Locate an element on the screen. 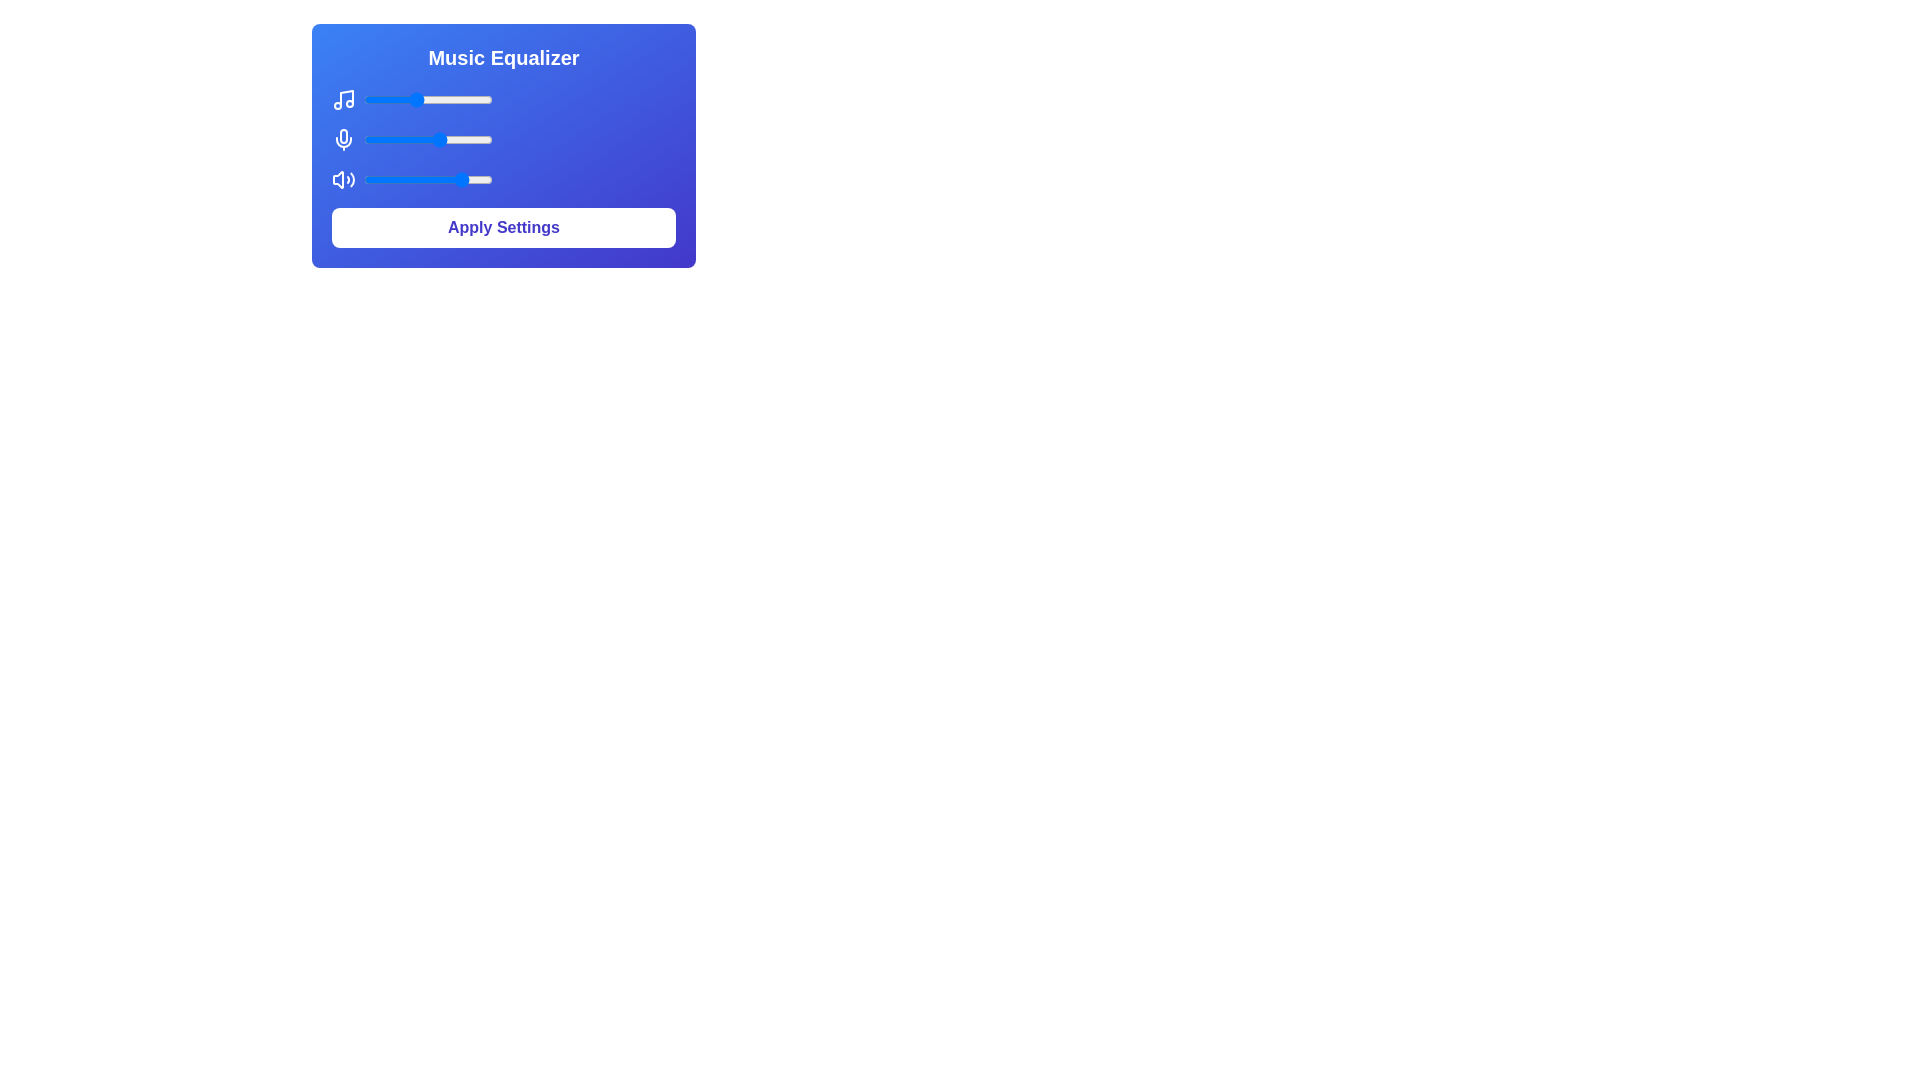 This screenshot has width=1920, height=1080. the music-related icon featuring two quaver symbols, which is styled in a line-art design with a white fill and blue border, located in the top-left corner of the 'Music Equalizer' section is located at coordinates (344, 100).